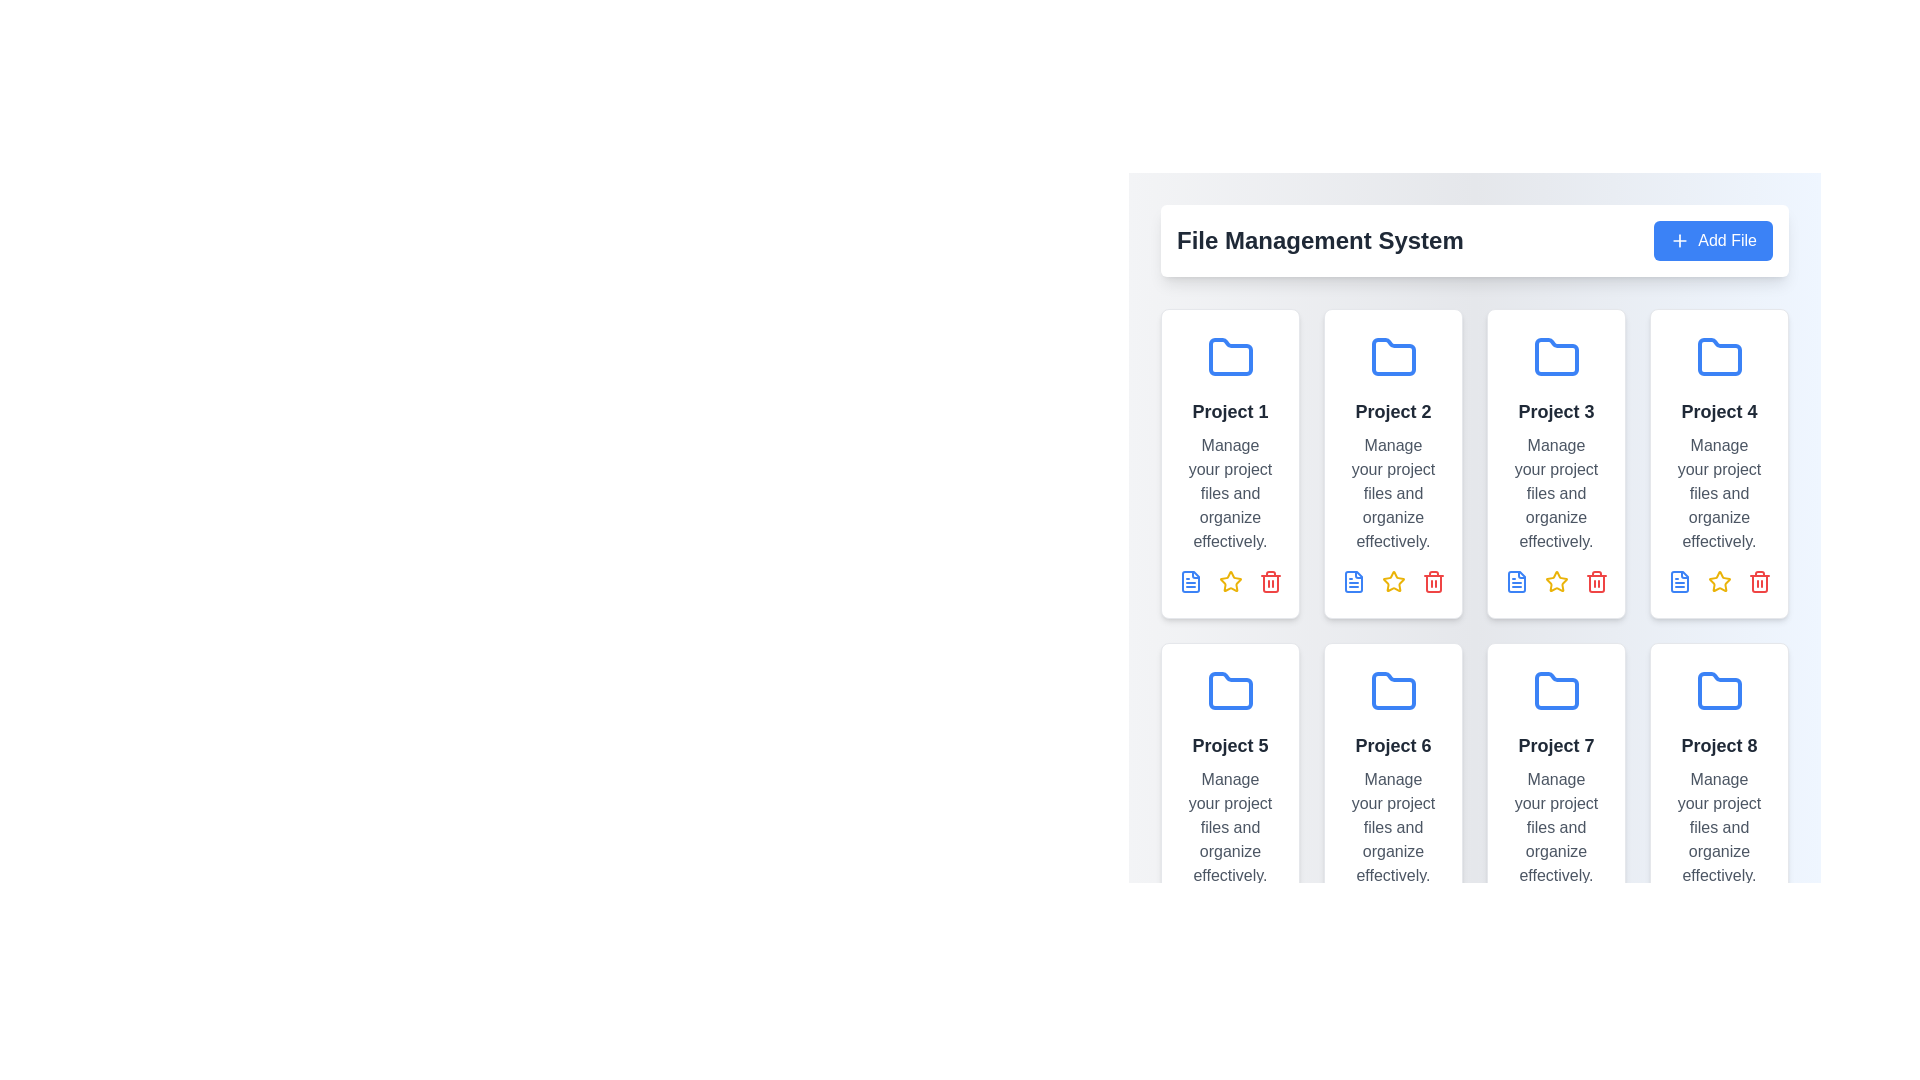  Describe the element at coordinates (1190, 582) in the screenshot. I see `the small blue file icon located at the bottom-left corner of the 'Project 1' card, which is the first in a horizontal sequence of three icons` at that location.